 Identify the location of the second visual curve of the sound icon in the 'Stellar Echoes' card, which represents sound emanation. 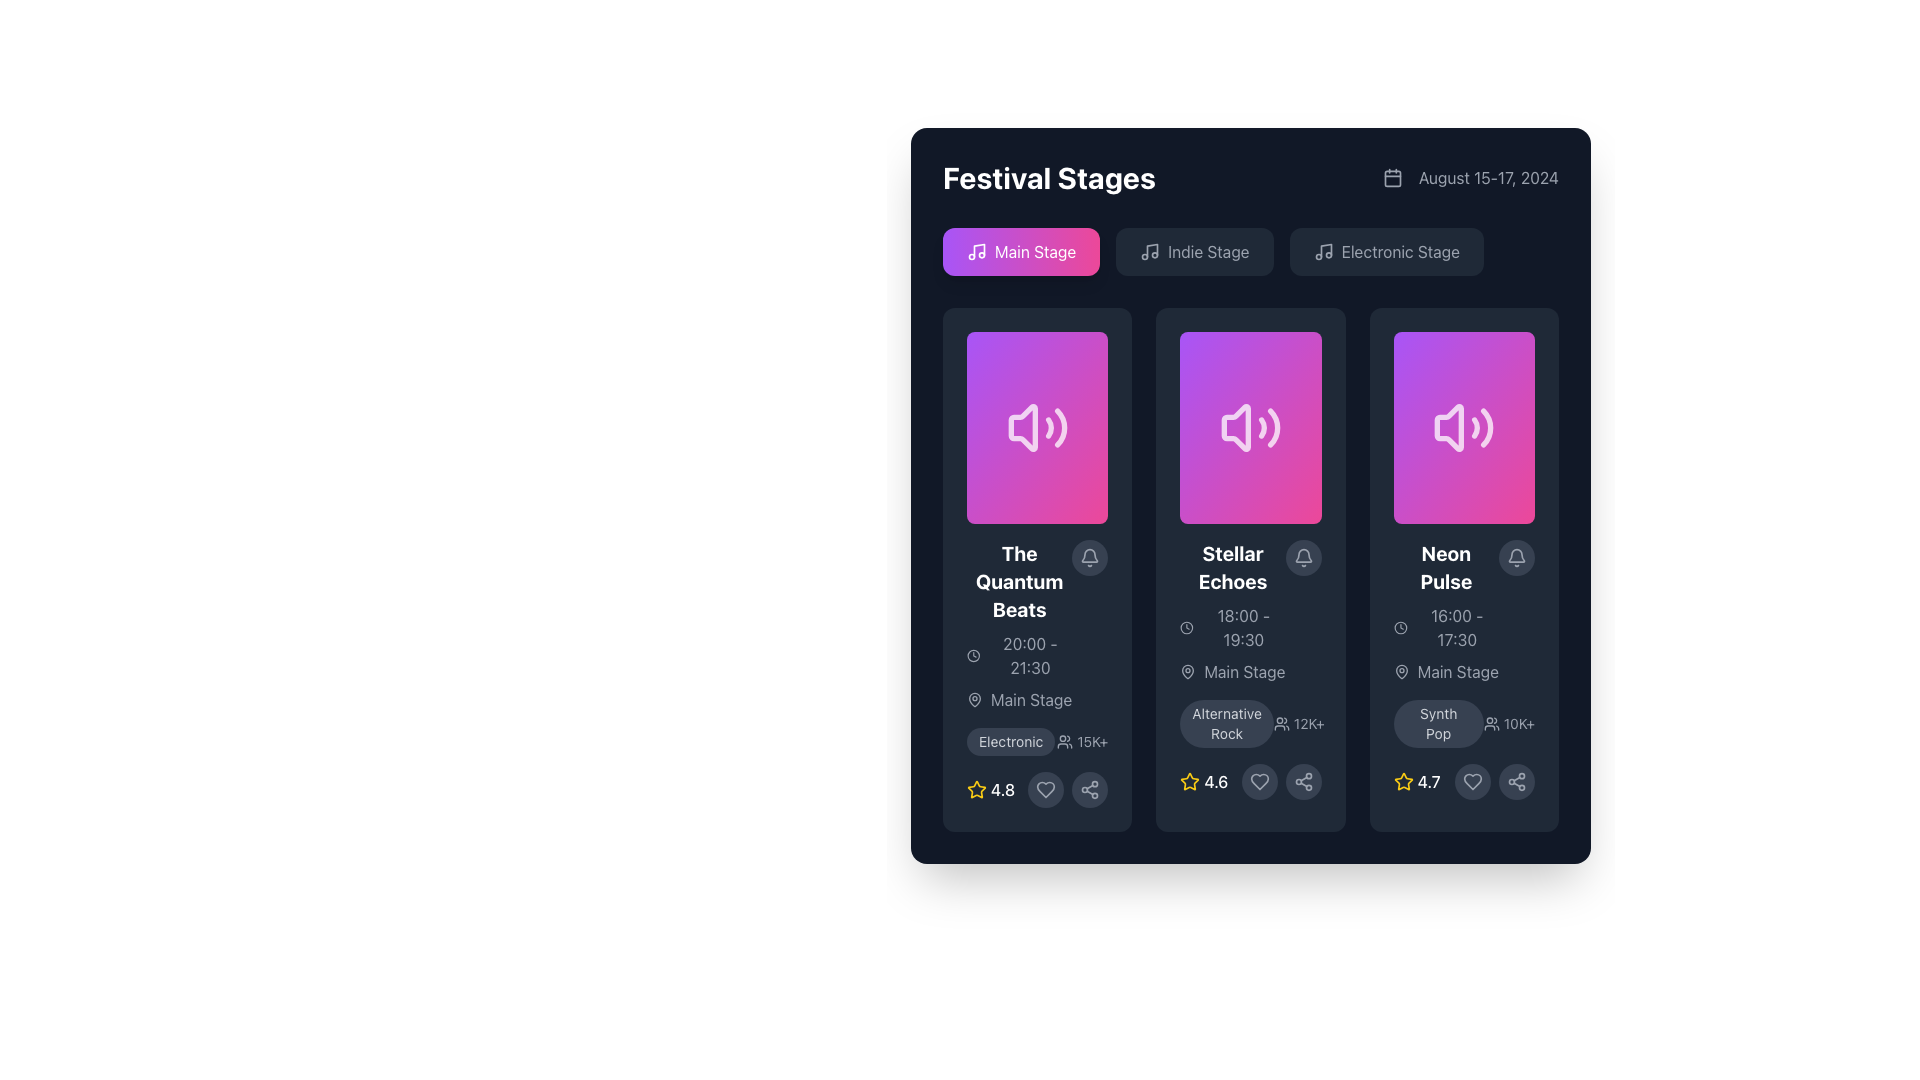
(1261, 427).